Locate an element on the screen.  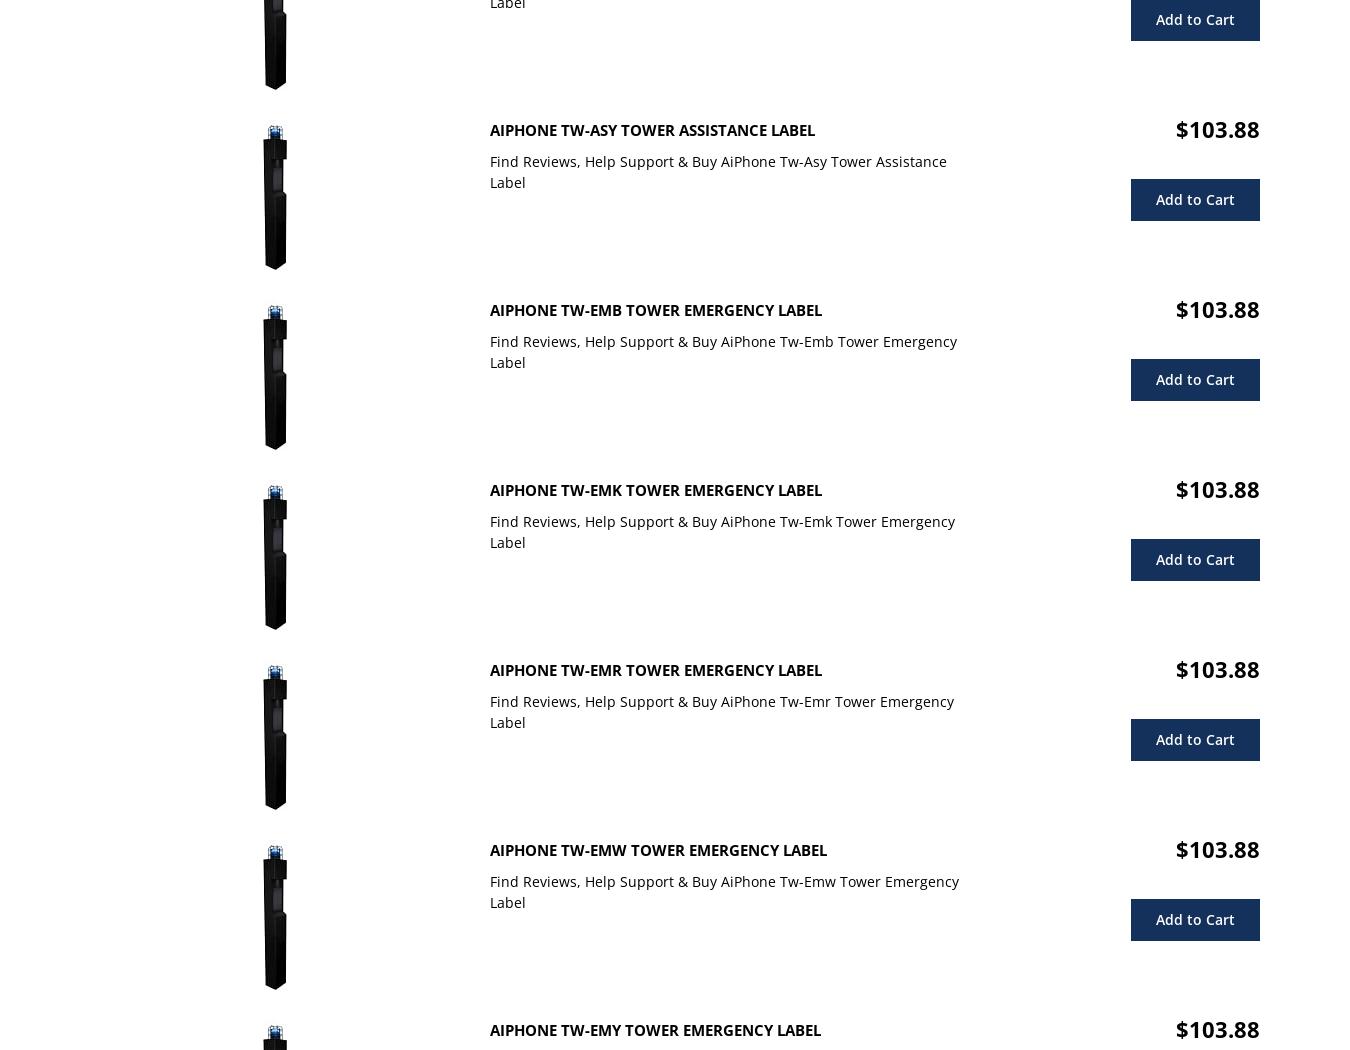
'AiPhone Tw-Emr Tower Emergency Label' is located at coordinates (655, 669).